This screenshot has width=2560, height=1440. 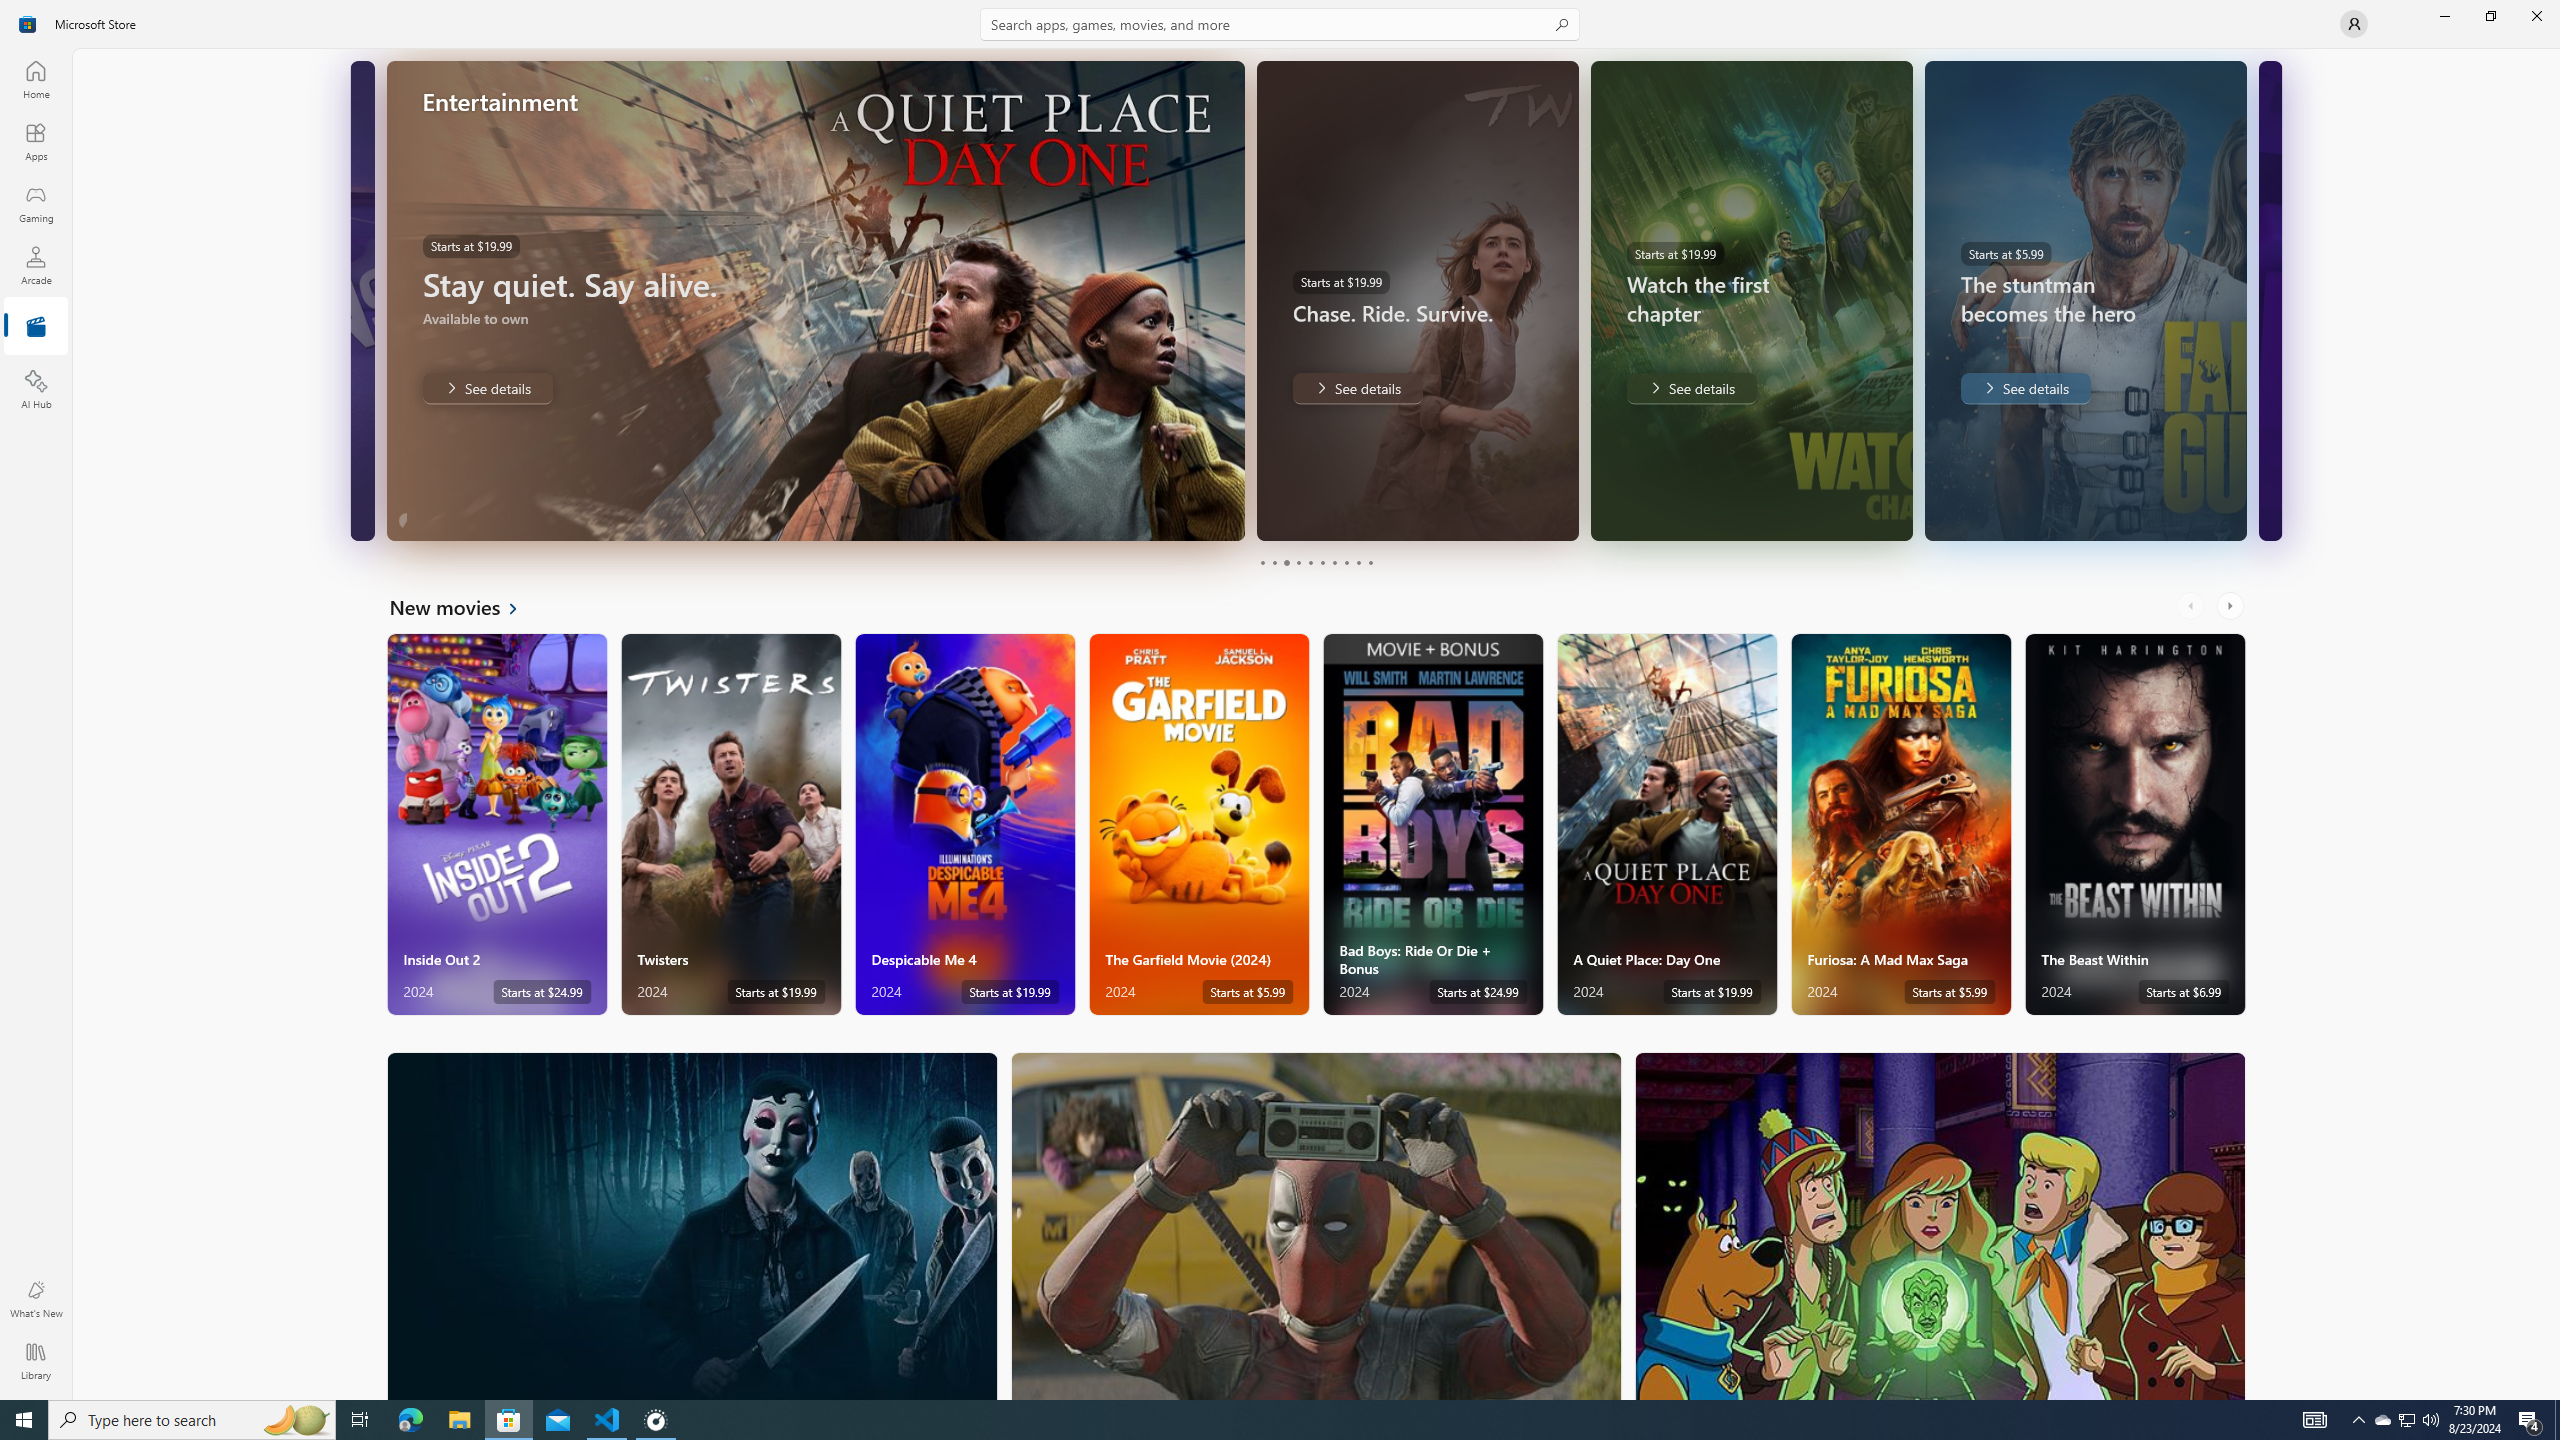 I want to click on 'AutomationID: LeftScrollButton', so click(x=2192, y=605).